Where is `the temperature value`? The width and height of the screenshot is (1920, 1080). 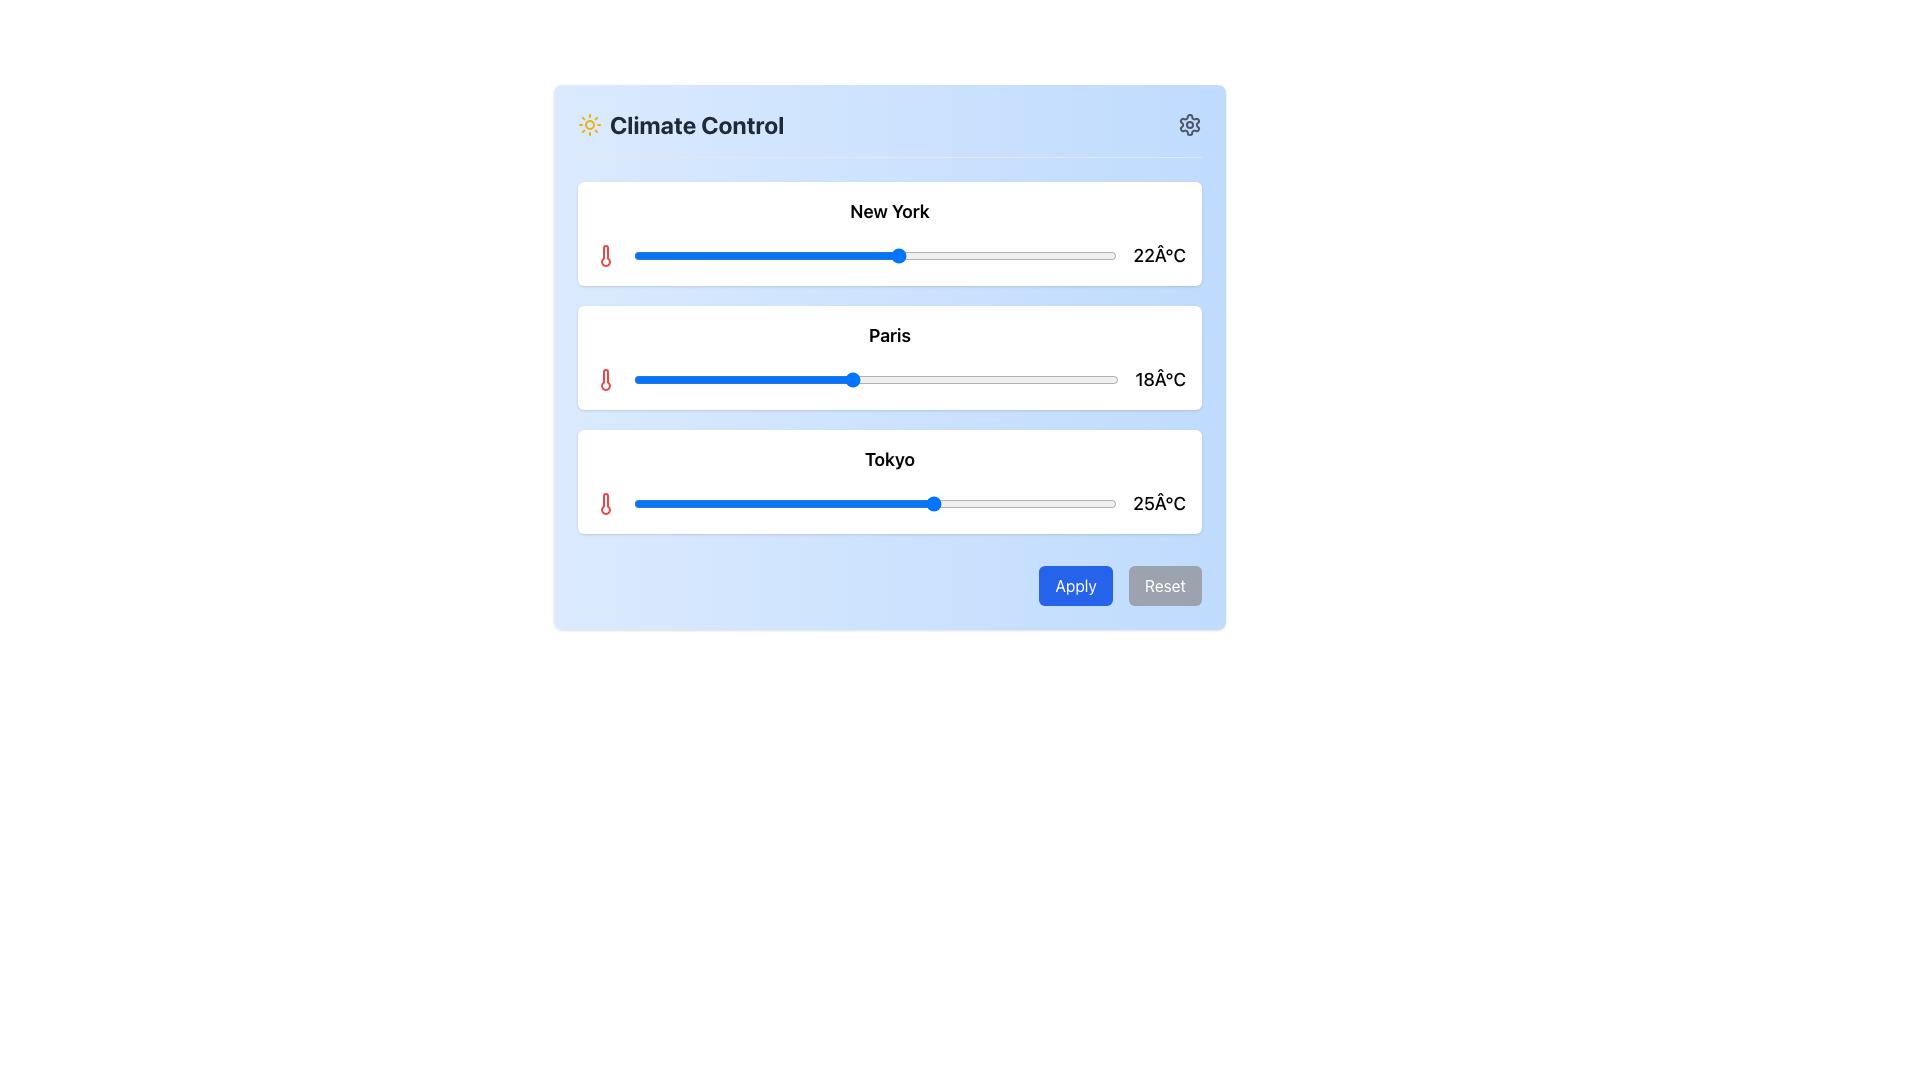 the temperature value is located at coordinates (886, 254).